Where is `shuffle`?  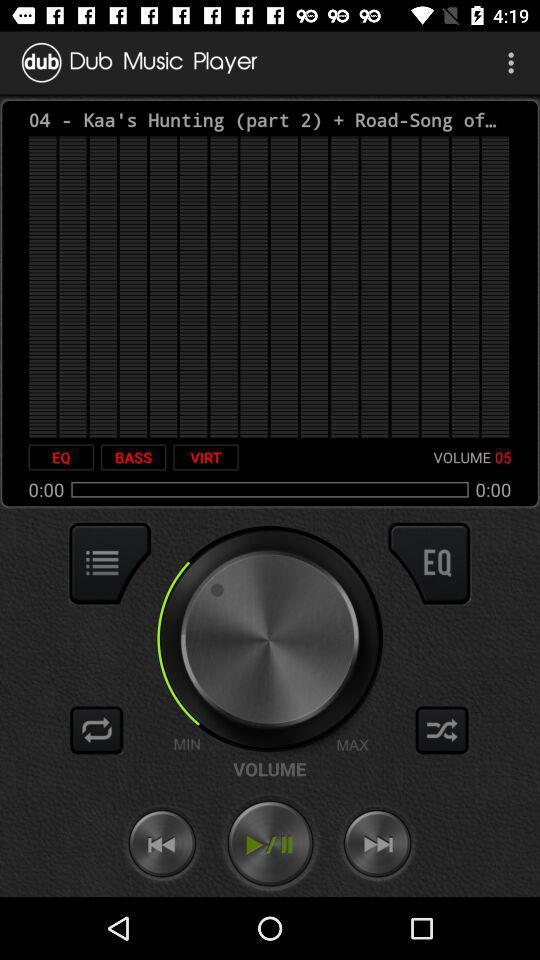 shuffle is located at coordinates (96, 729).